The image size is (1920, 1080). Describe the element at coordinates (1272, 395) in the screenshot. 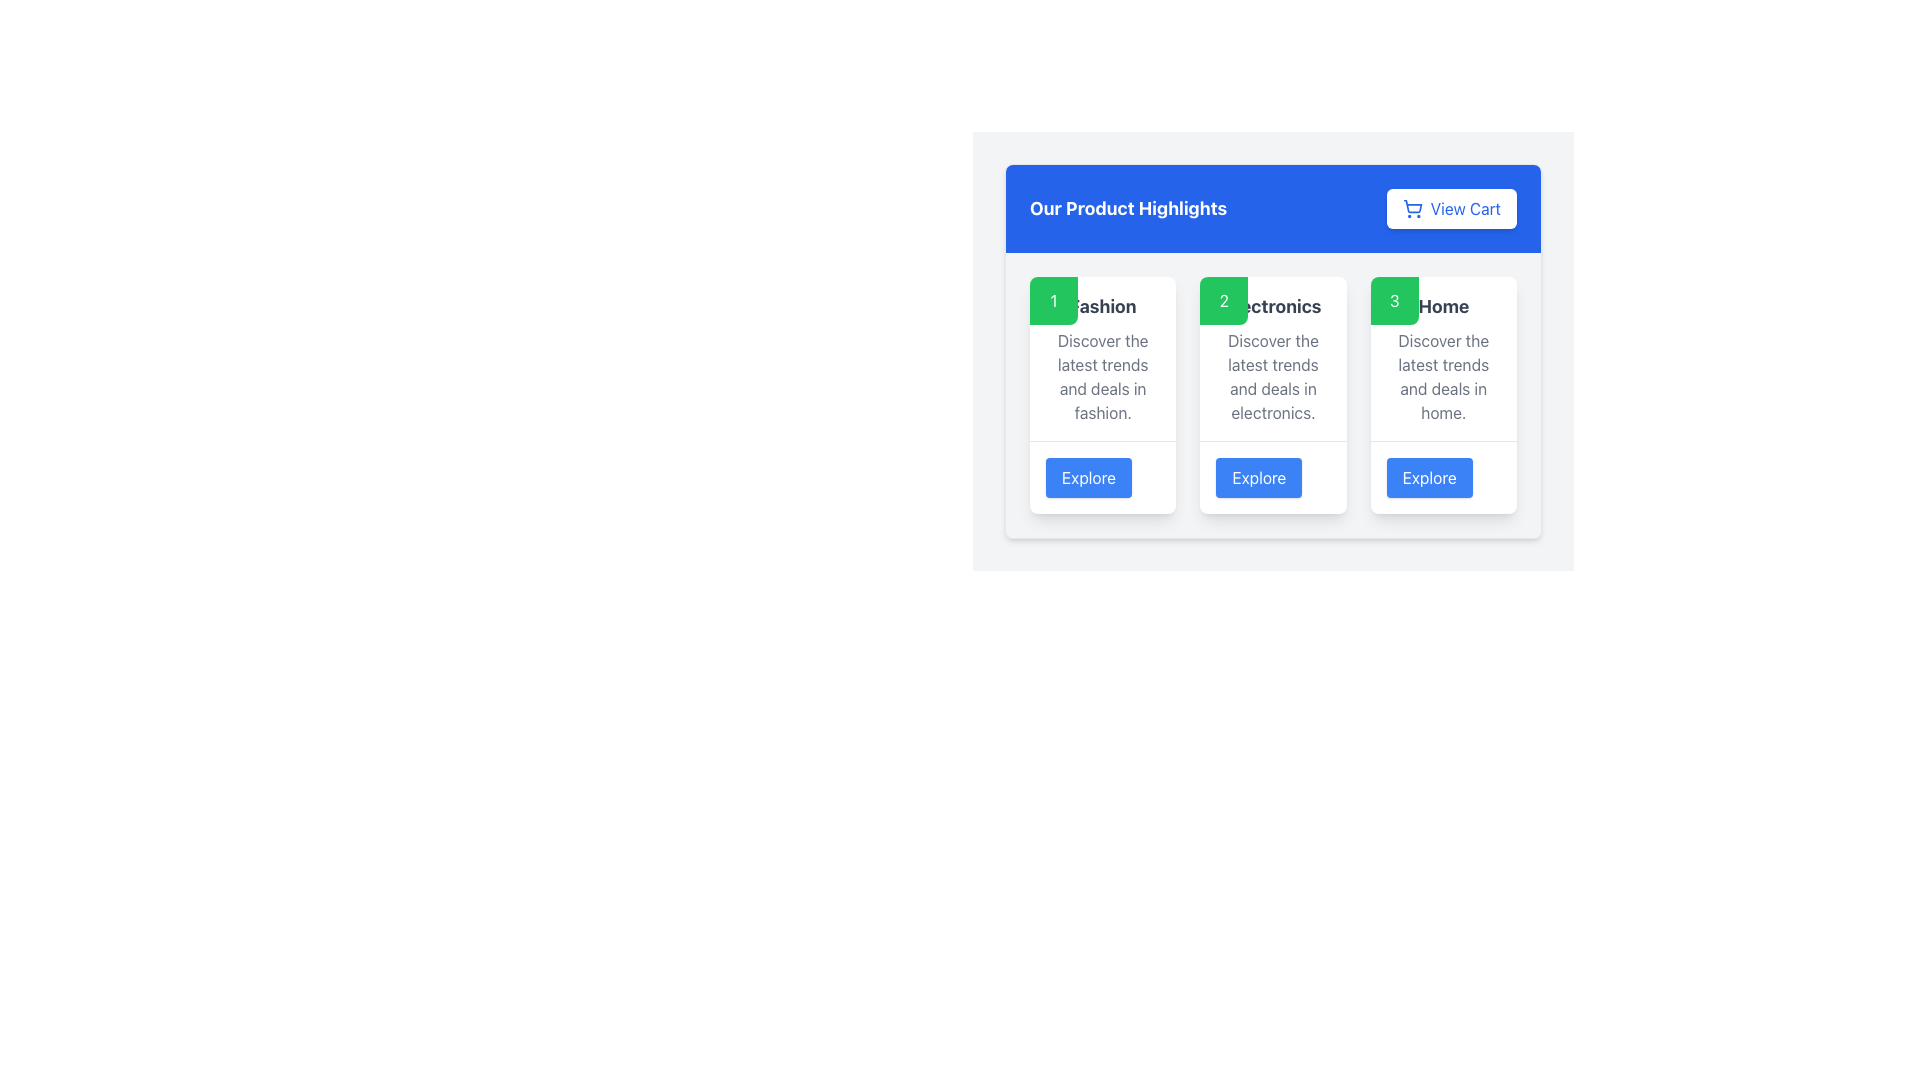

I see `the 'Explore' button on the Electronics card, which is the second card in the grid layout under 'Our Product Highlights'` at that location.